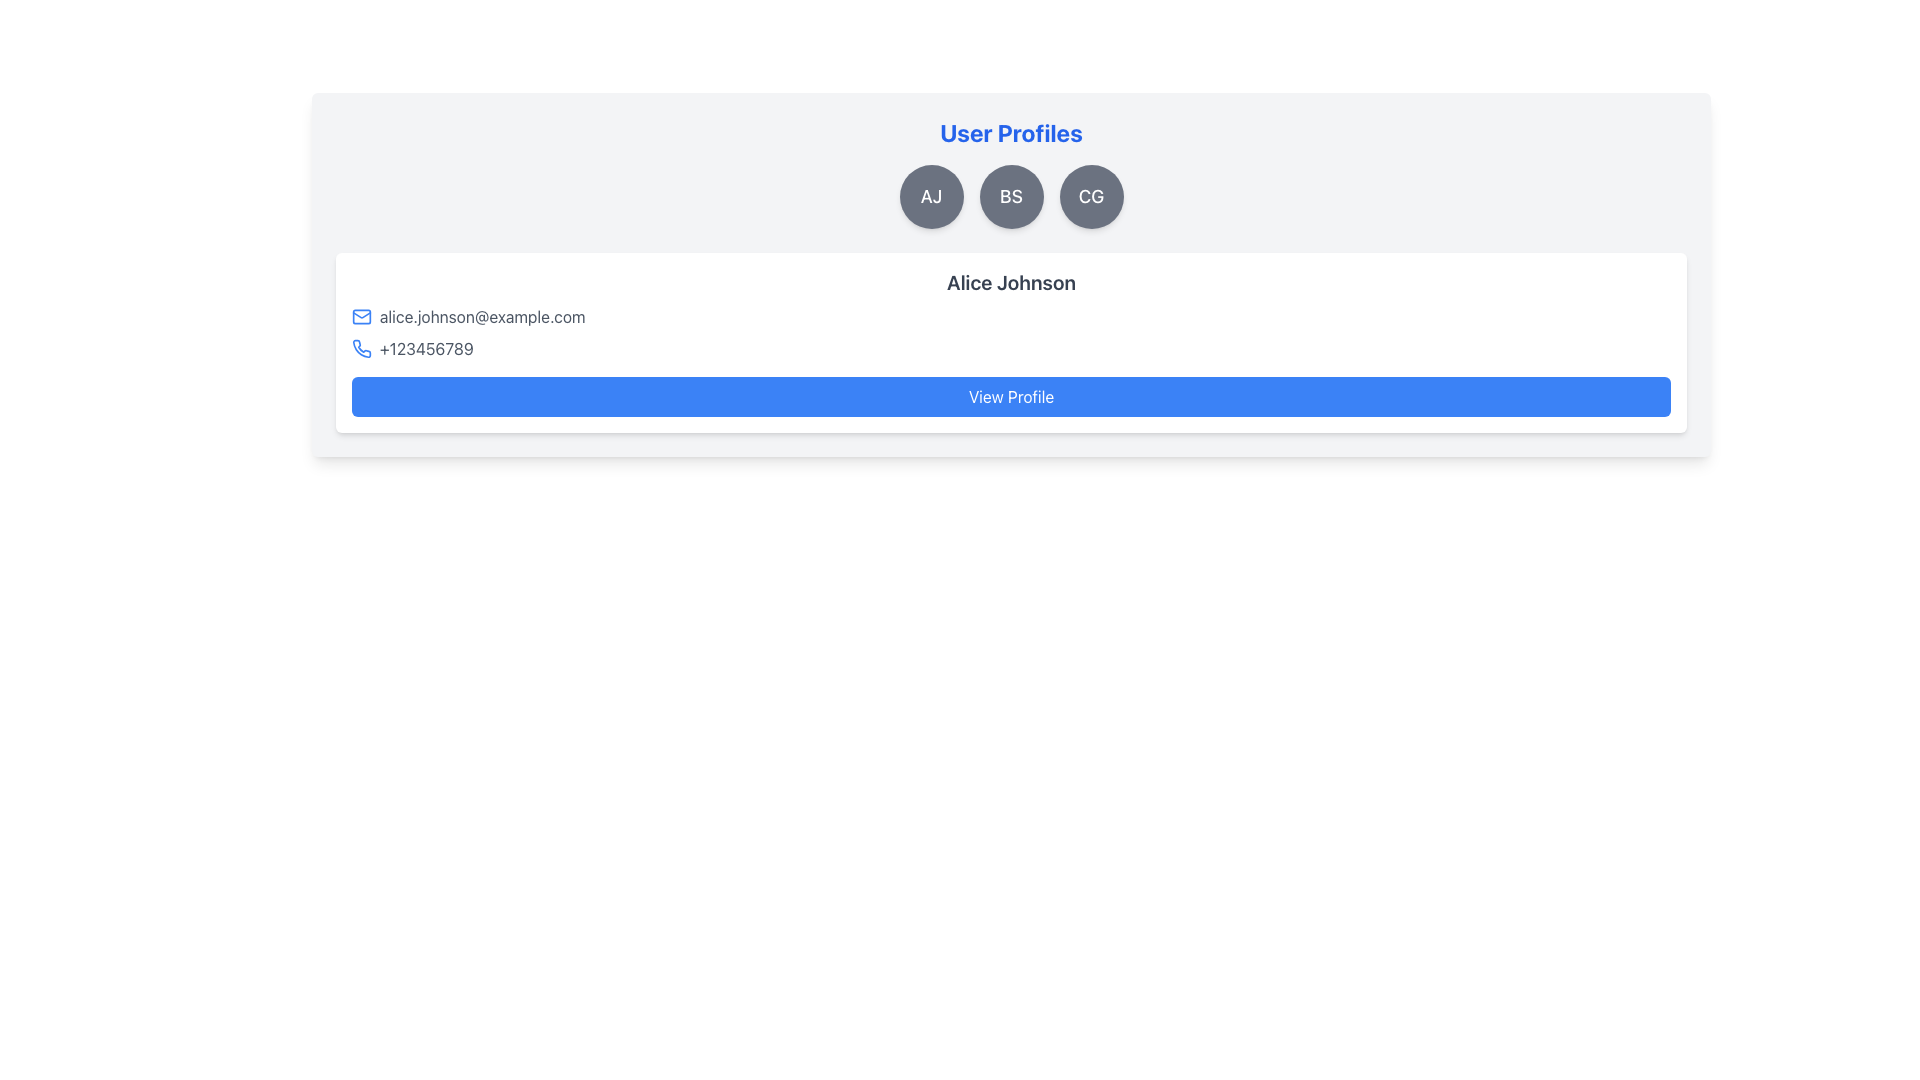 The width and height of the screenshot is (1920, 1080). I want to click on the button located within the white rectangular card below the user's contact information, so click(1011, 397).